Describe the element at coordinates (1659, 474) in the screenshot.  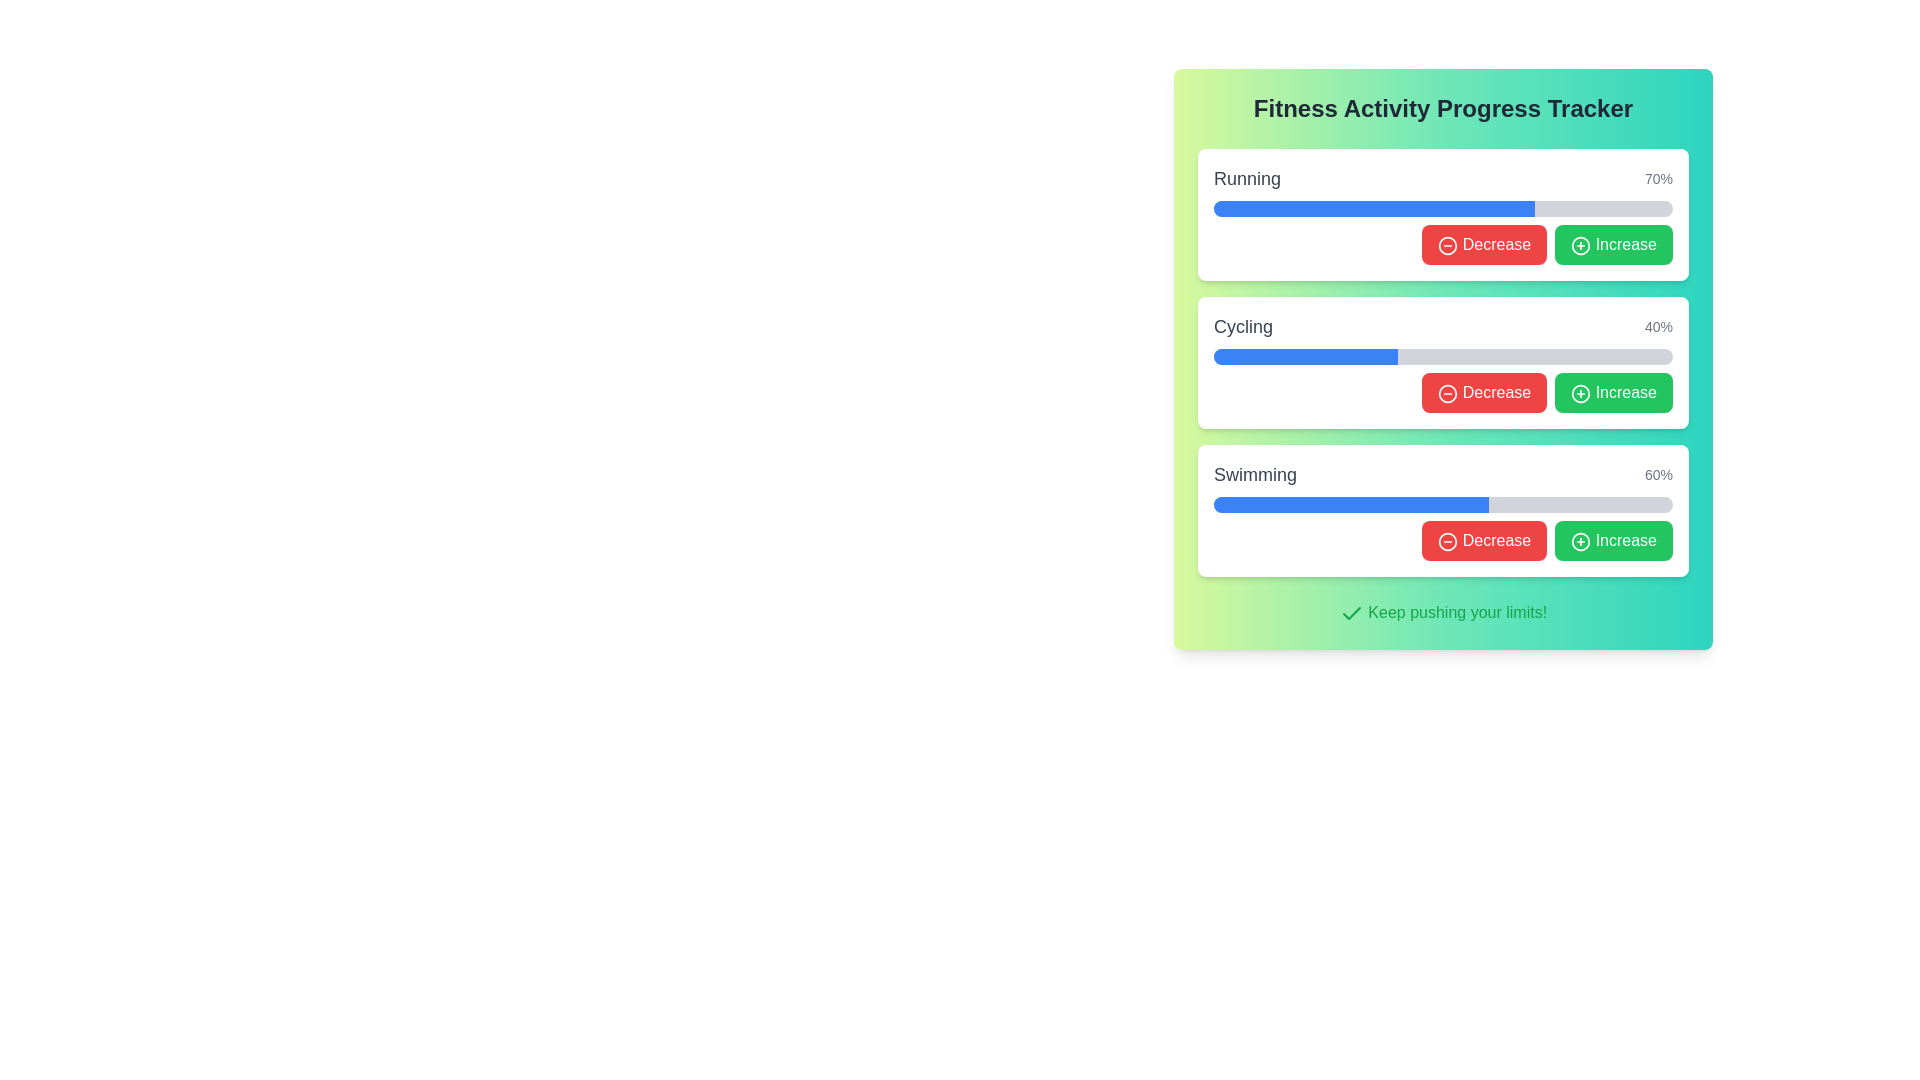
I see `the static text display showing '60%' that indicates the progress metric in the 'Swimming' section of the progress tracker interface` at that location.